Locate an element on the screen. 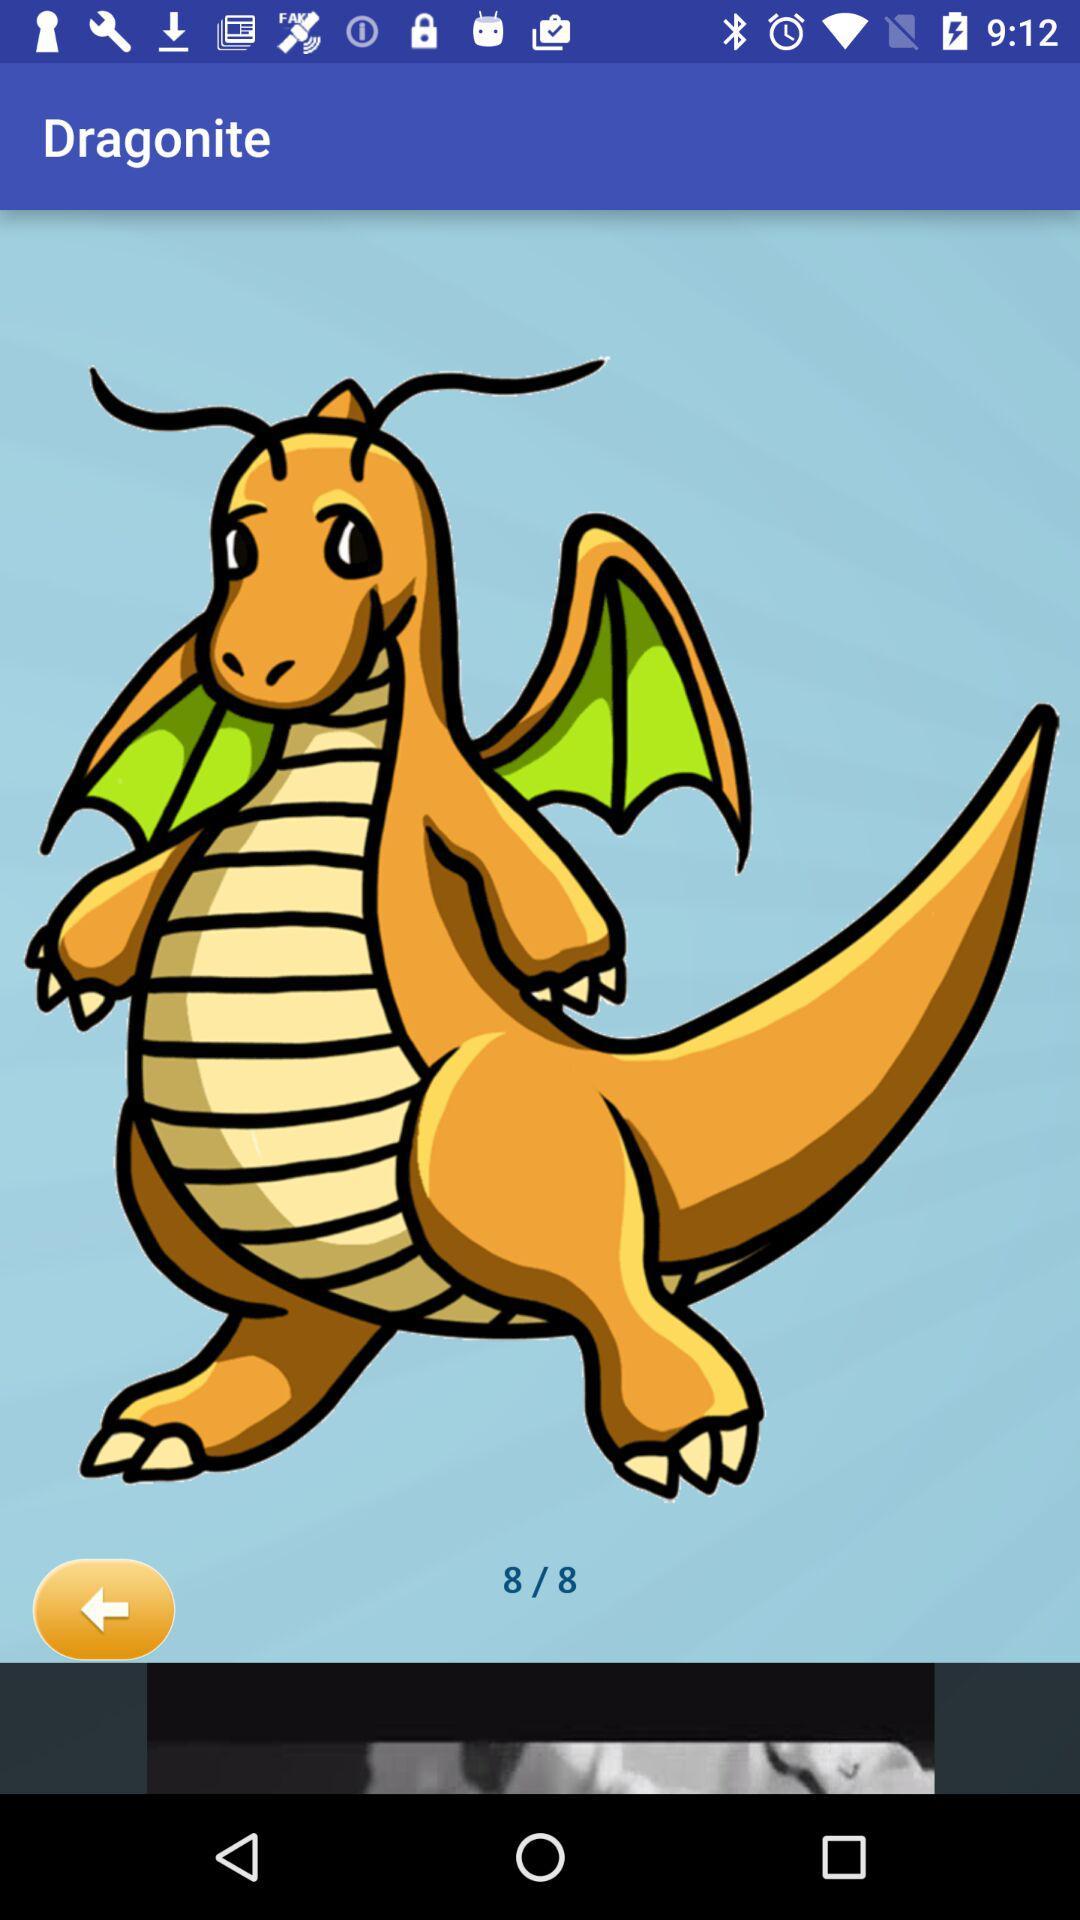  icon at the bottom left corner is located at coordinates (103, 1610).